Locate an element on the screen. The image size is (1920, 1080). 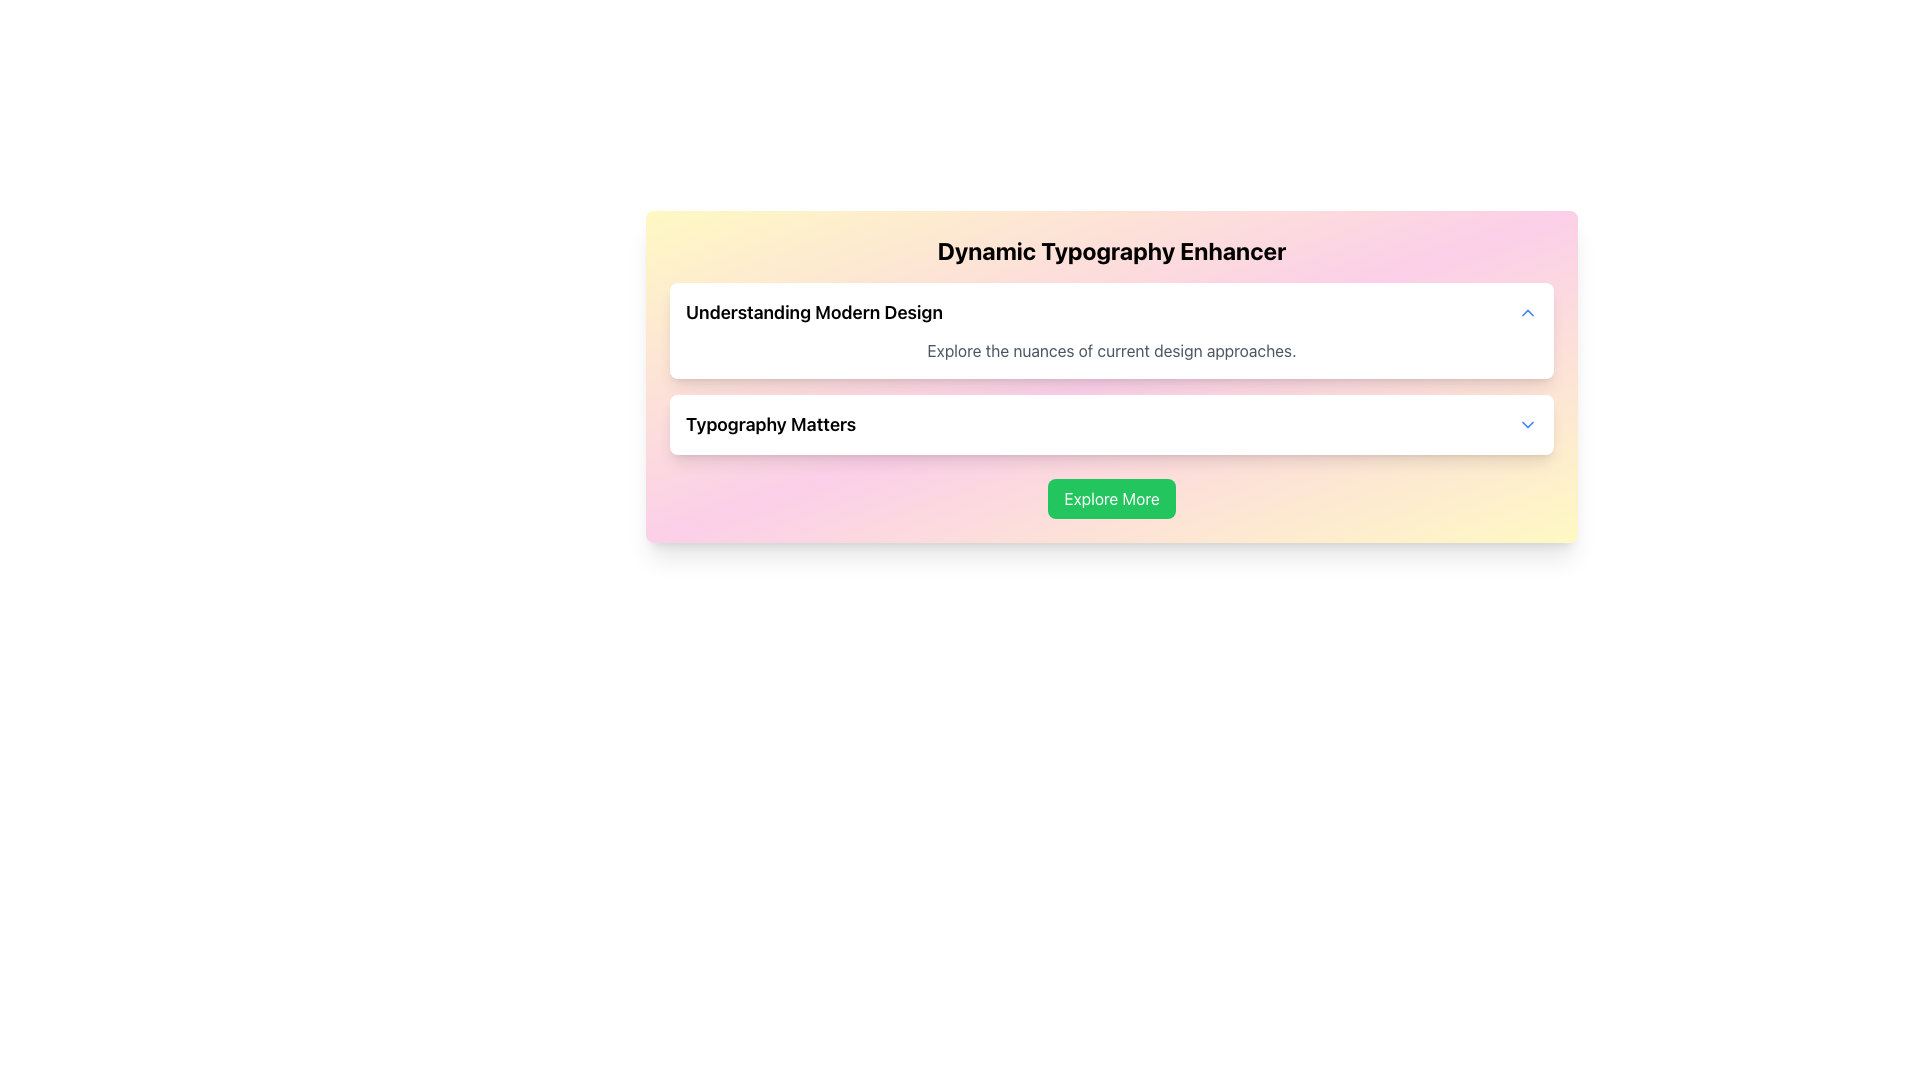
the button in the upper-right corner of the 'Understanding Modern Design' list item is located at coordinates (1526, 312).